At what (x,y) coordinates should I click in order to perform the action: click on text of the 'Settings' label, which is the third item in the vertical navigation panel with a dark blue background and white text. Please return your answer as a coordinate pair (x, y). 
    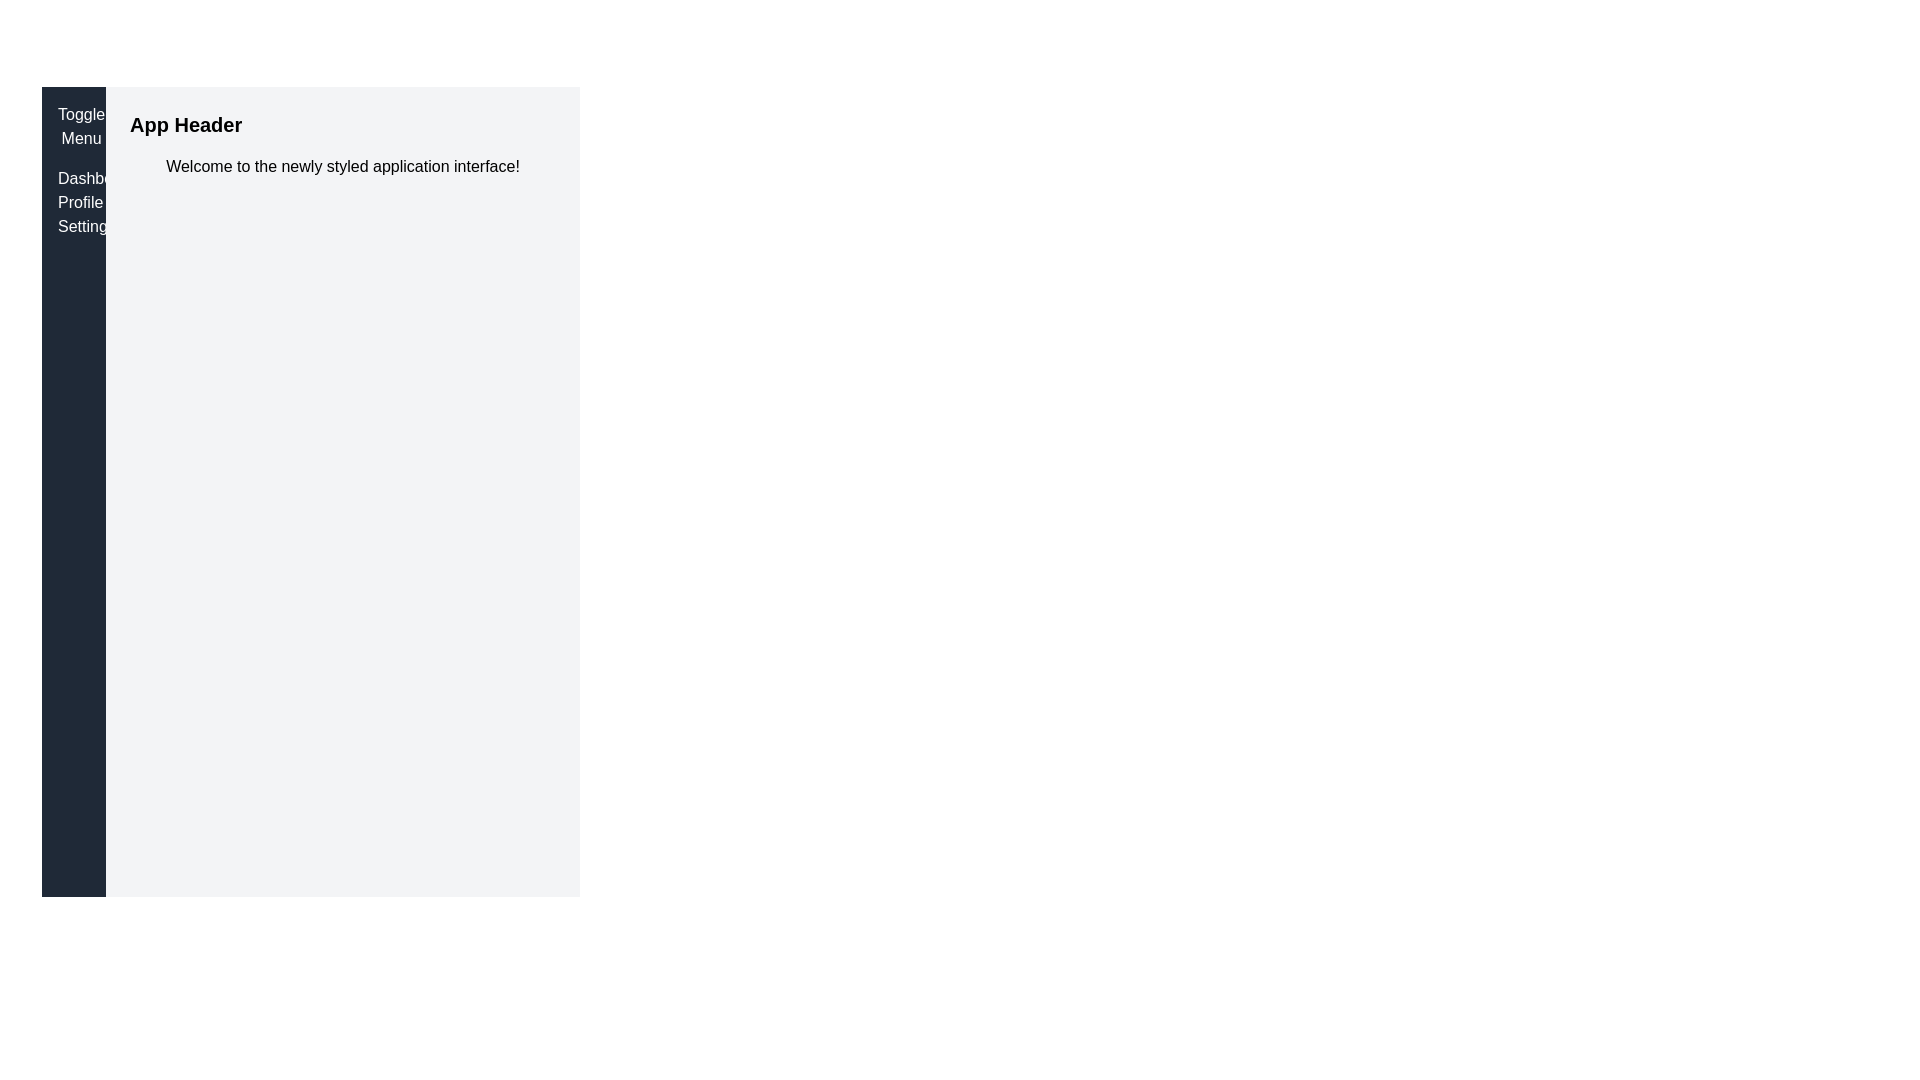
    Looking at the image, I should click on (73, 226).